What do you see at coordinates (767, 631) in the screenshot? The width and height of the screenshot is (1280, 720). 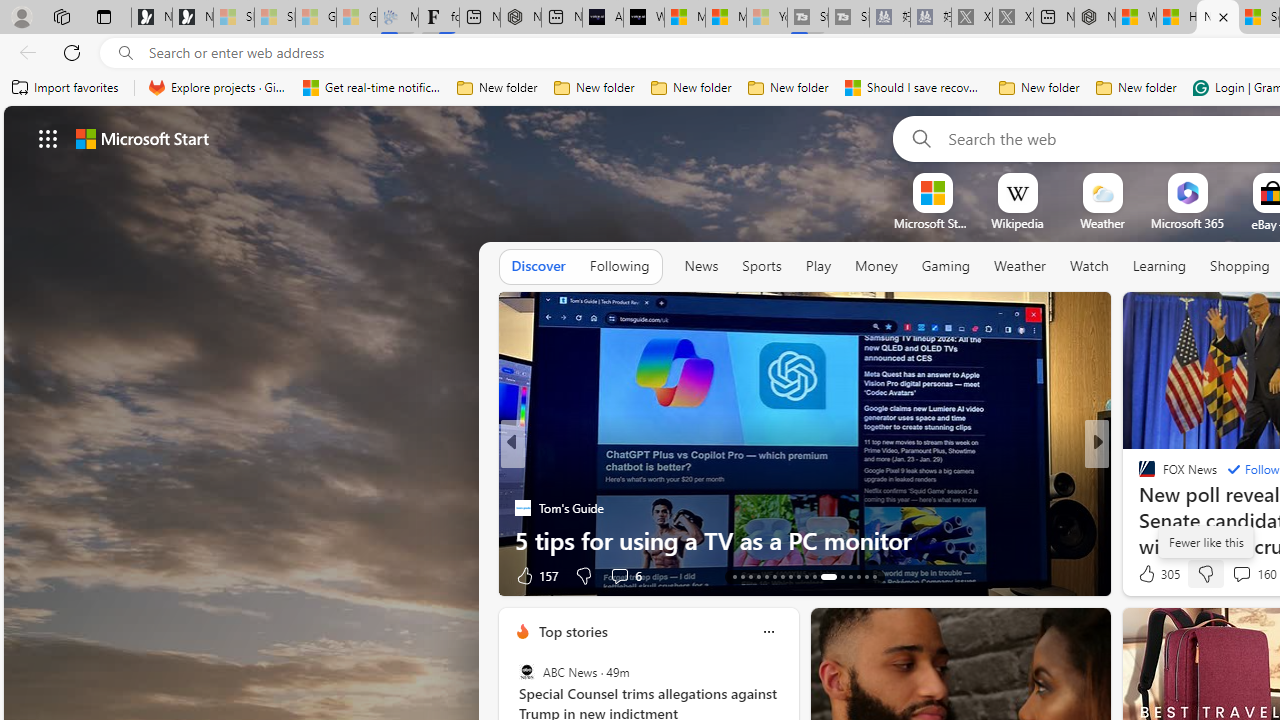 I see `'More options'` at bounding box center [767, 631].